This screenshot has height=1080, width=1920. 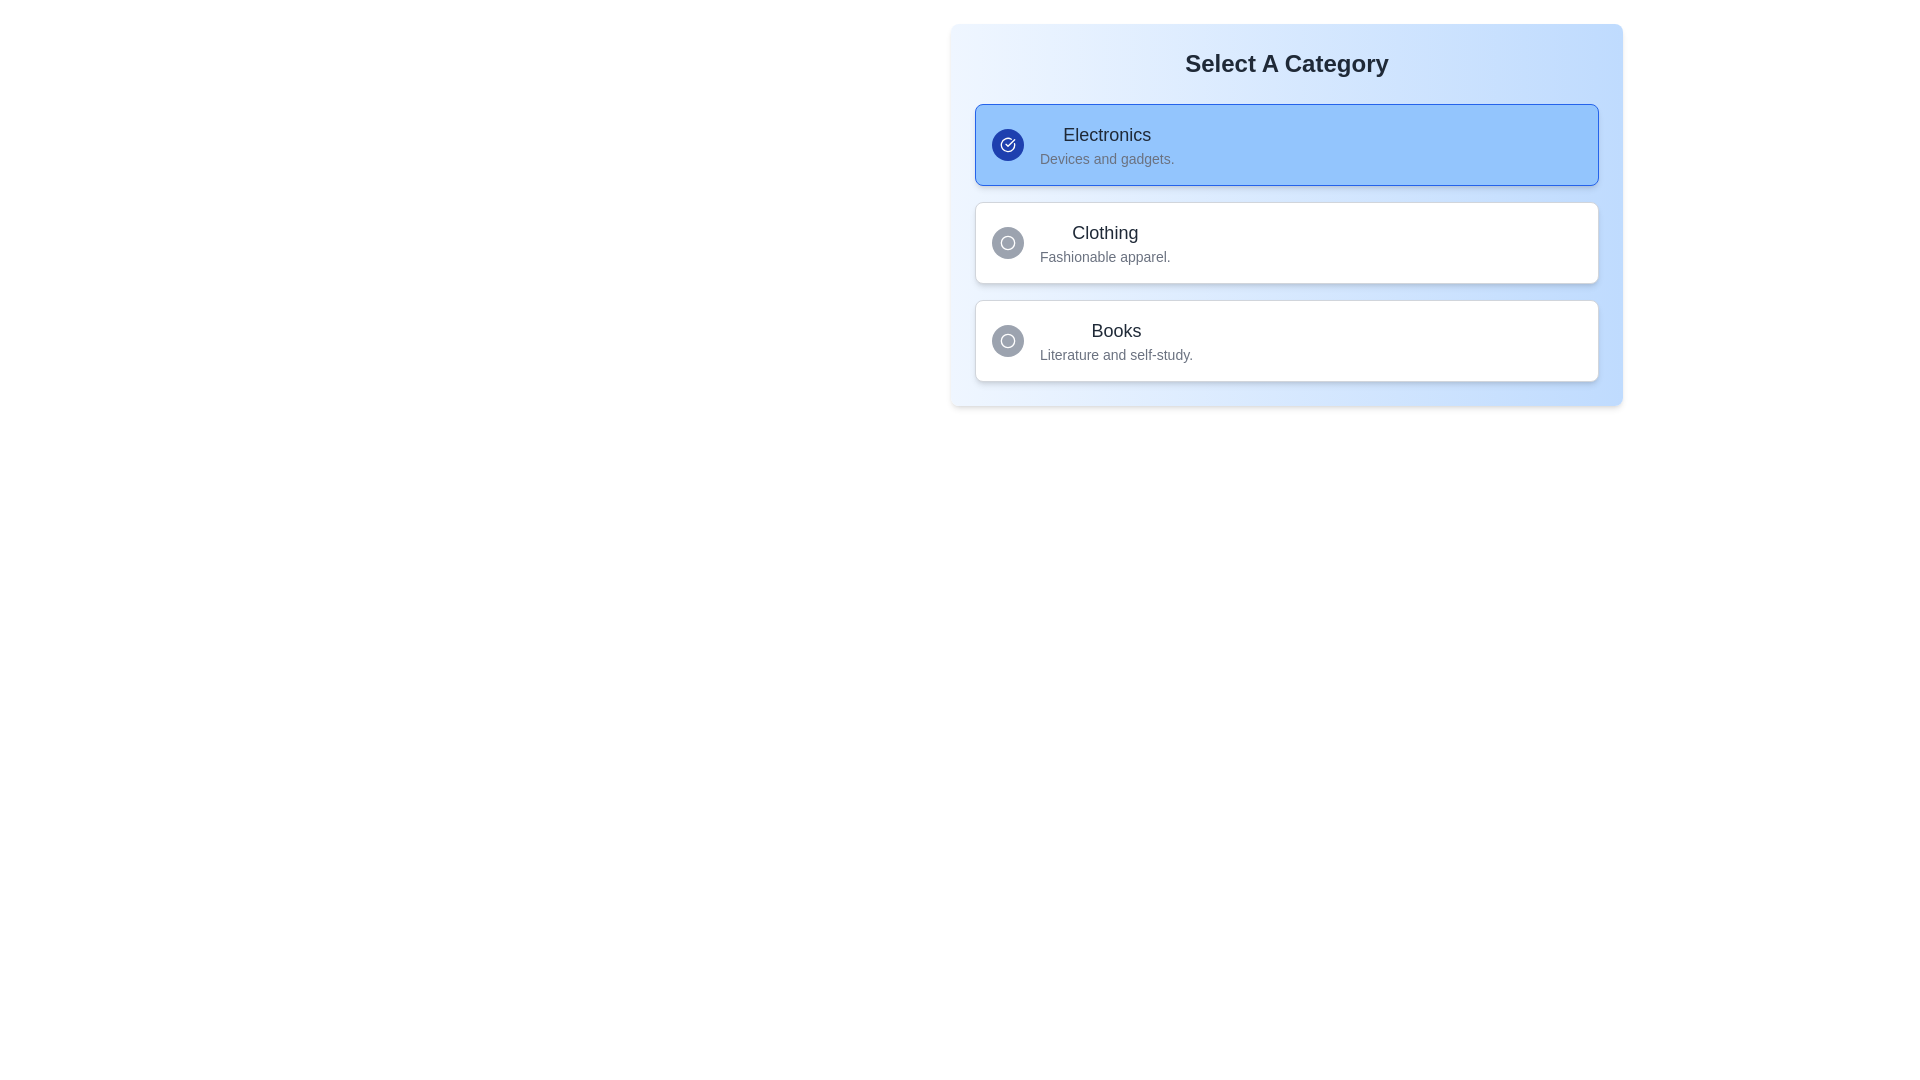 I want to click on the text label displaying 'Clothing', which is a bold, medium-sized dark grey font located above 'Fashionable apparel' in the vertical list of categories, so click(x=1104, y=231).